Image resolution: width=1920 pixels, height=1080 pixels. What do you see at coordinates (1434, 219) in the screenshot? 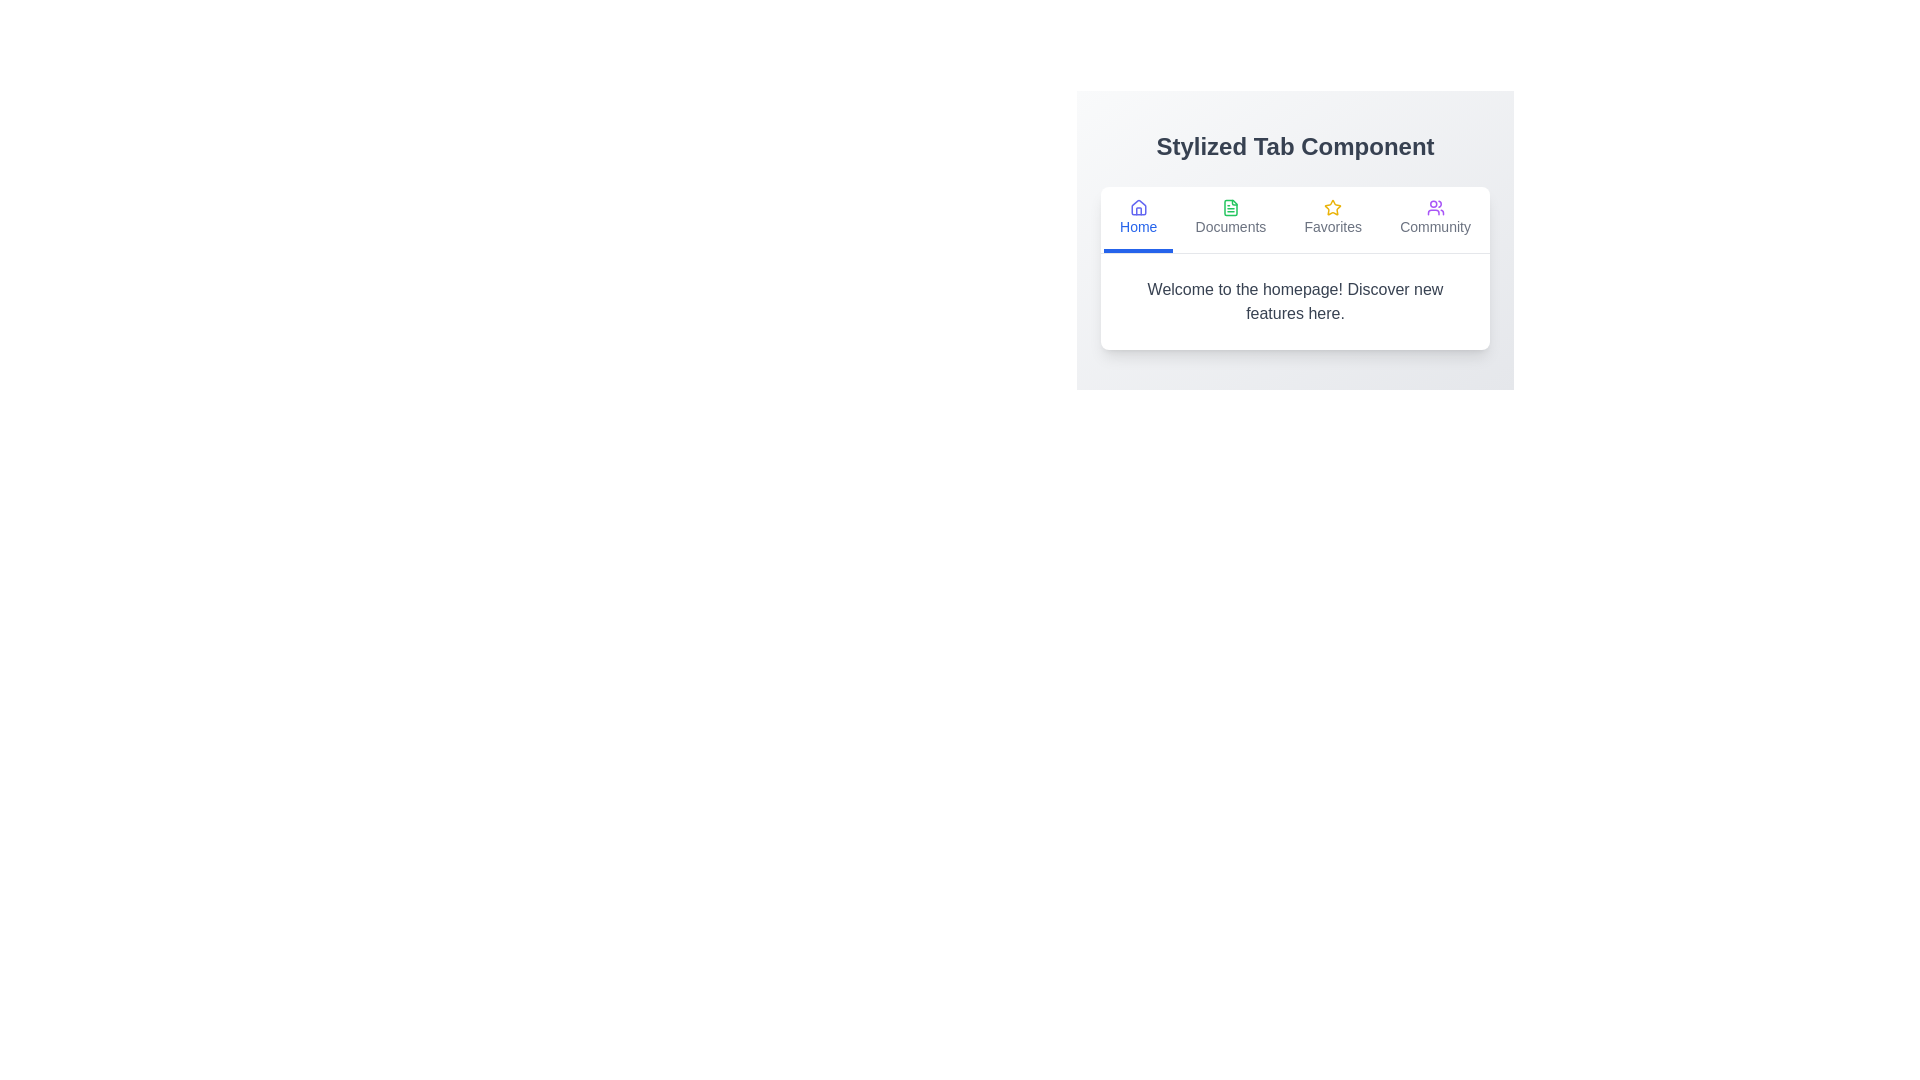
I see `the 'Community' button with an icon and text label, which is the last item in the horizontal navigation bar` at bounding box center [1434, 219].